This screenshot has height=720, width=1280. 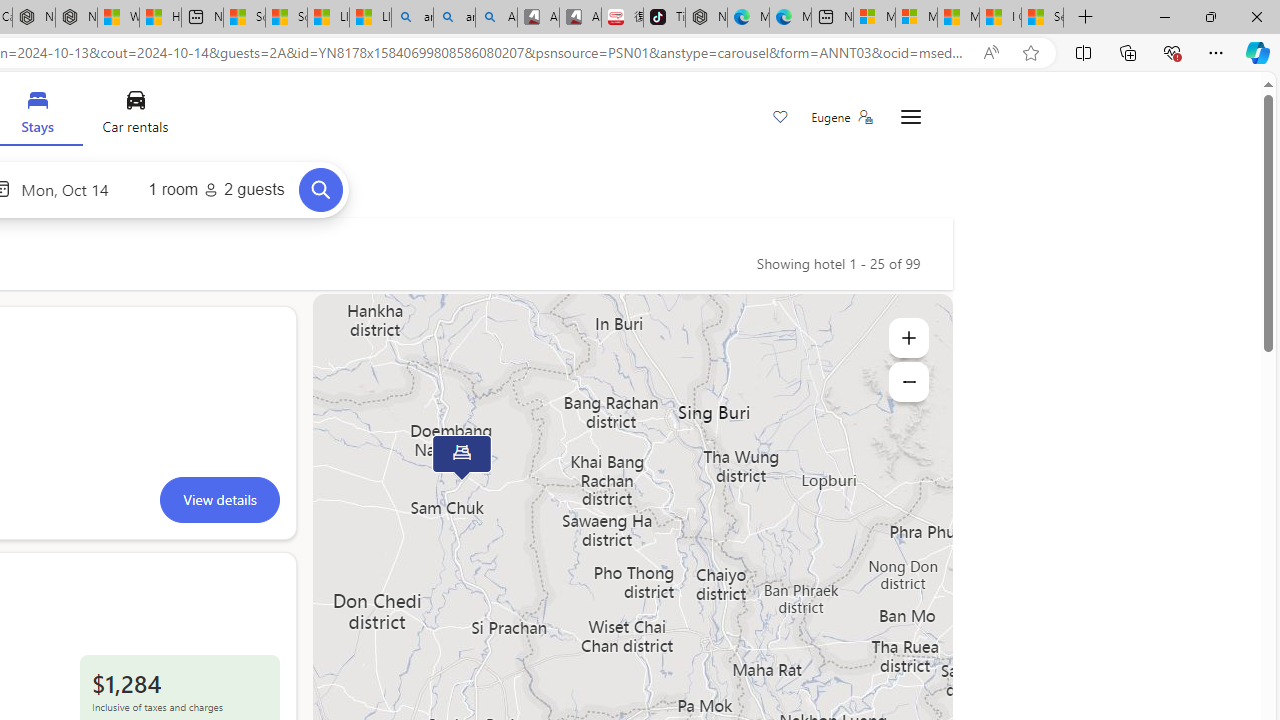 I want to click on 'End date', so click(x=70, y=189).